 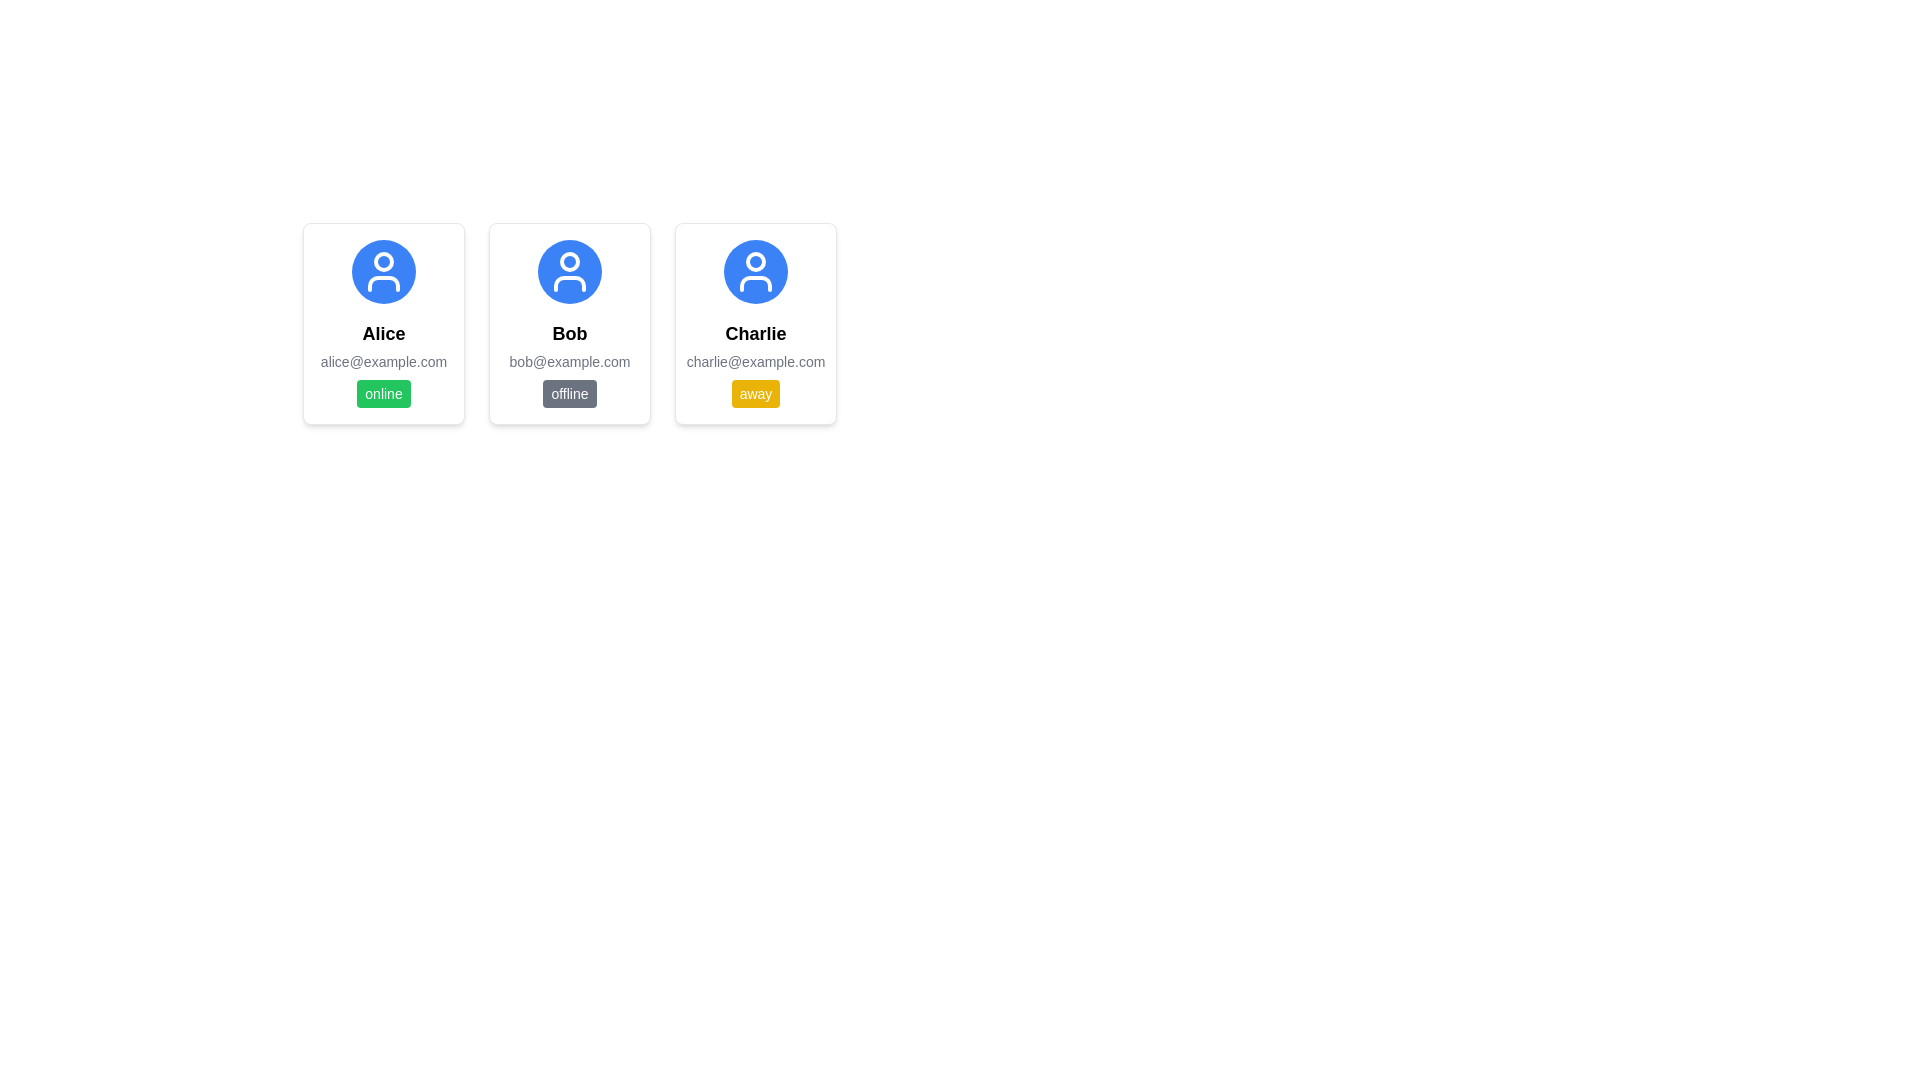 I want to click on the user profile icon button located in the center of the 'Charlie' card, above the text in the circular area, so click(x=754, y=272).